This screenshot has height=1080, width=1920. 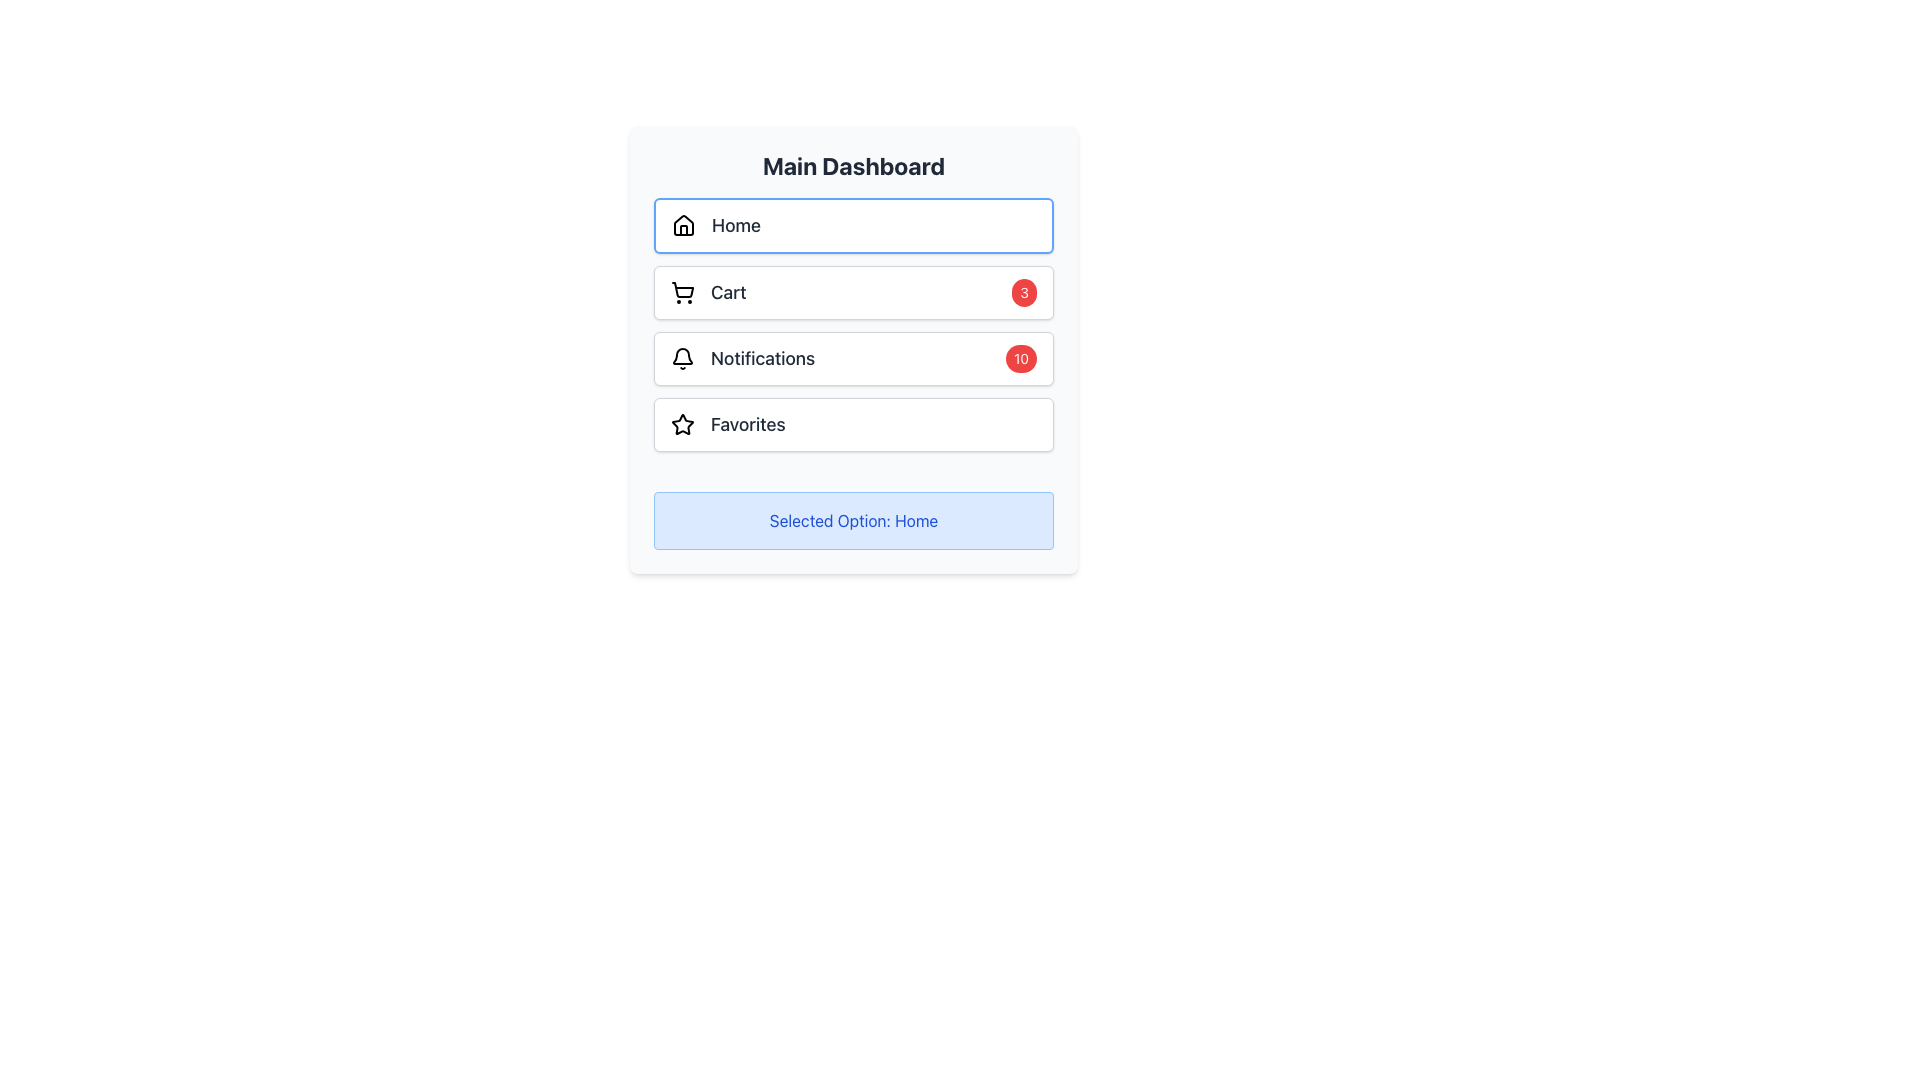 I want to click on the 'Main Dashboard' text label which serves as a header above the interactive buttons, so click(x=854, y=164).